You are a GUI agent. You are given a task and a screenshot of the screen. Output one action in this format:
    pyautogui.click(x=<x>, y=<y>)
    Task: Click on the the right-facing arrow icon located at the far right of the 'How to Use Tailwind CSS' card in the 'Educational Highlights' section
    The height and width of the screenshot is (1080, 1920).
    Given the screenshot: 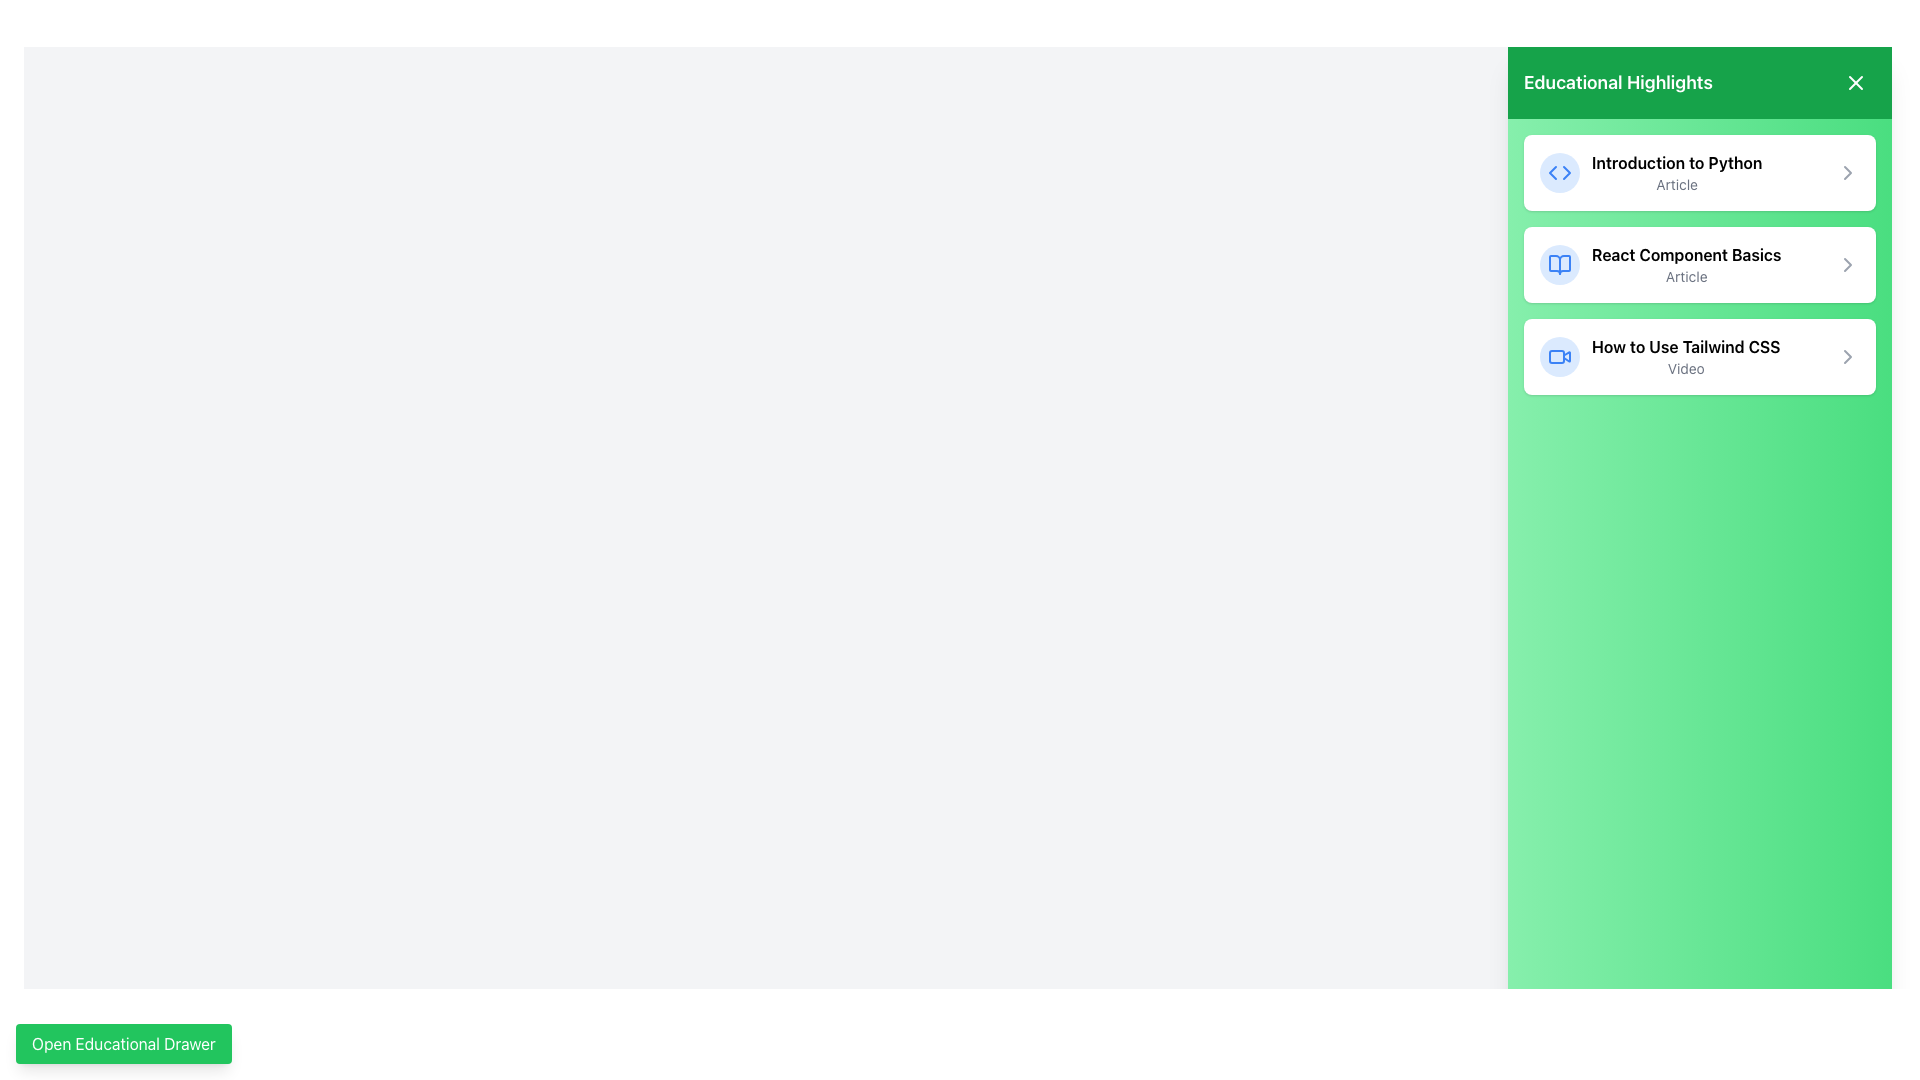 What is the action you would take?
    pyautogui.click(x=1847, y=356)
    